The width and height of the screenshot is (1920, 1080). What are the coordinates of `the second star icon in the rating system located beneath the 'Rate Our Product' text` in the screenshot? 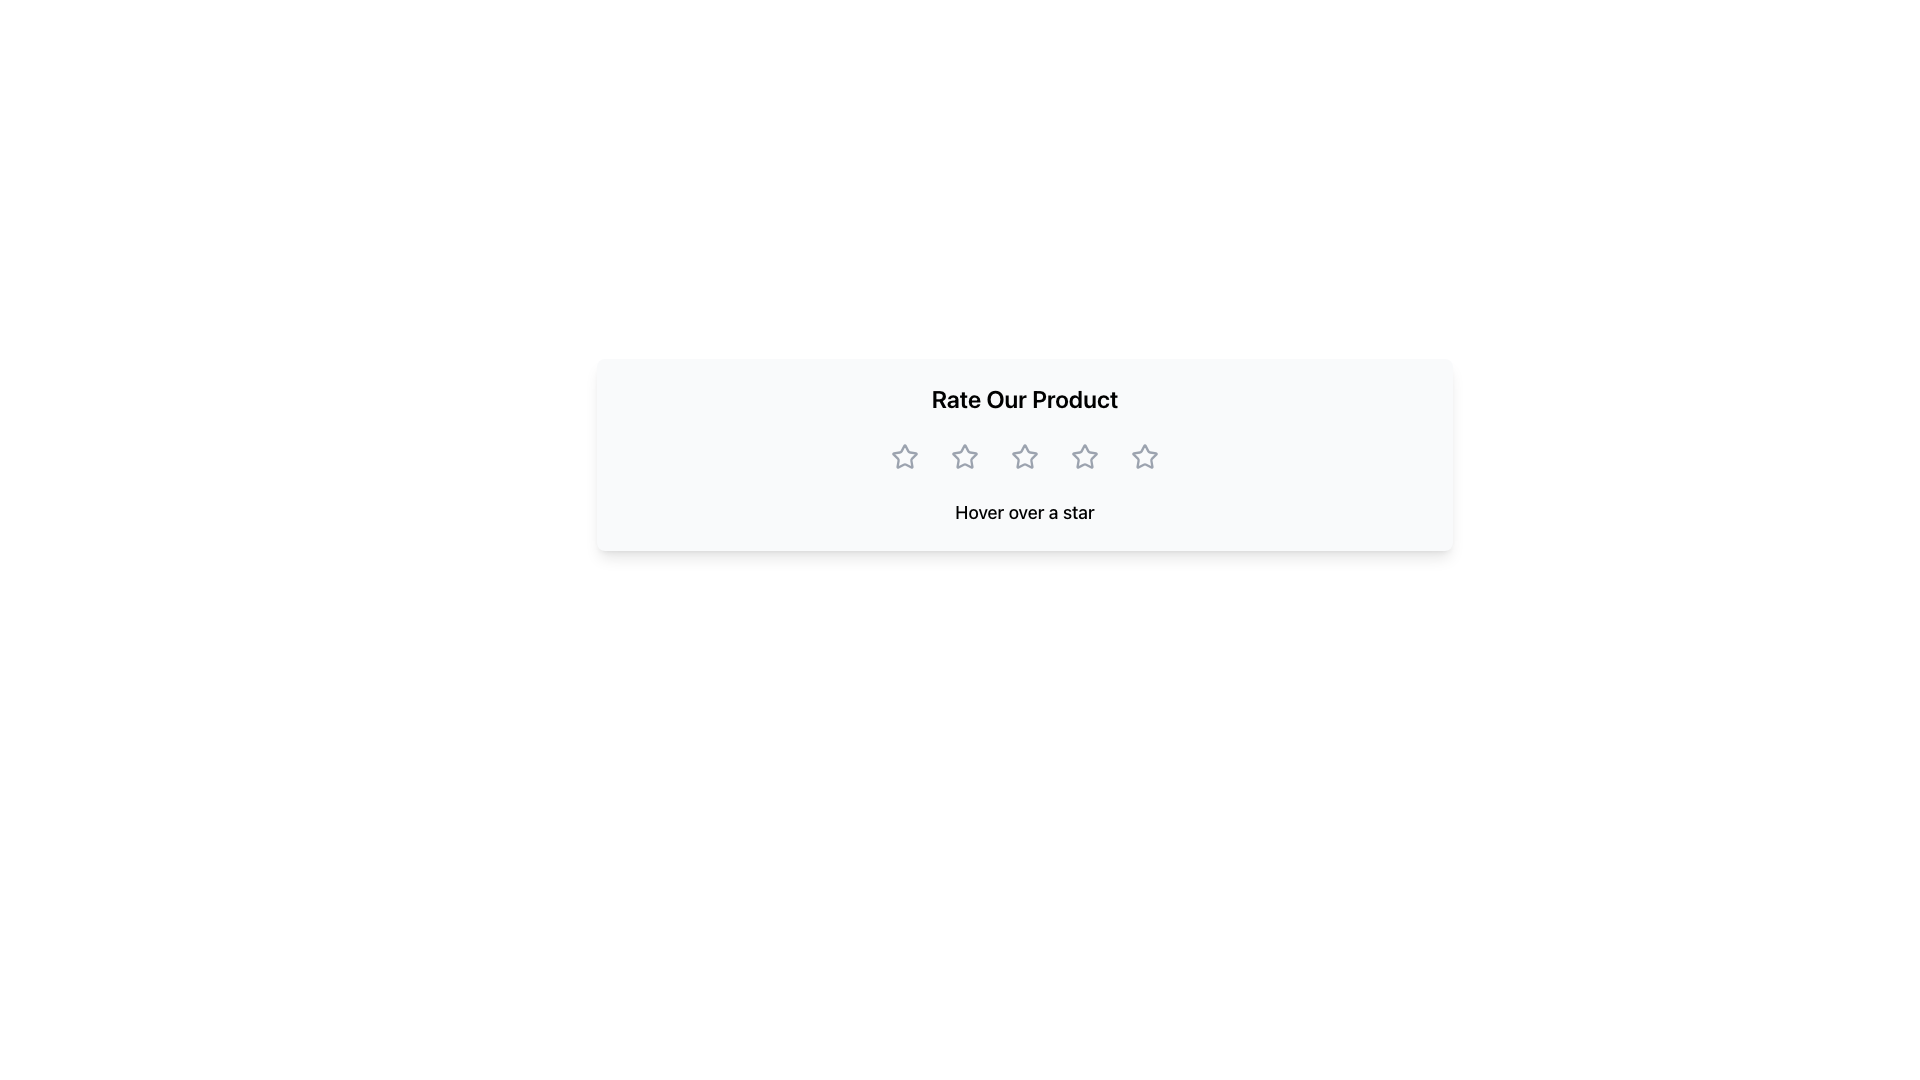 It's located at (964, 456).